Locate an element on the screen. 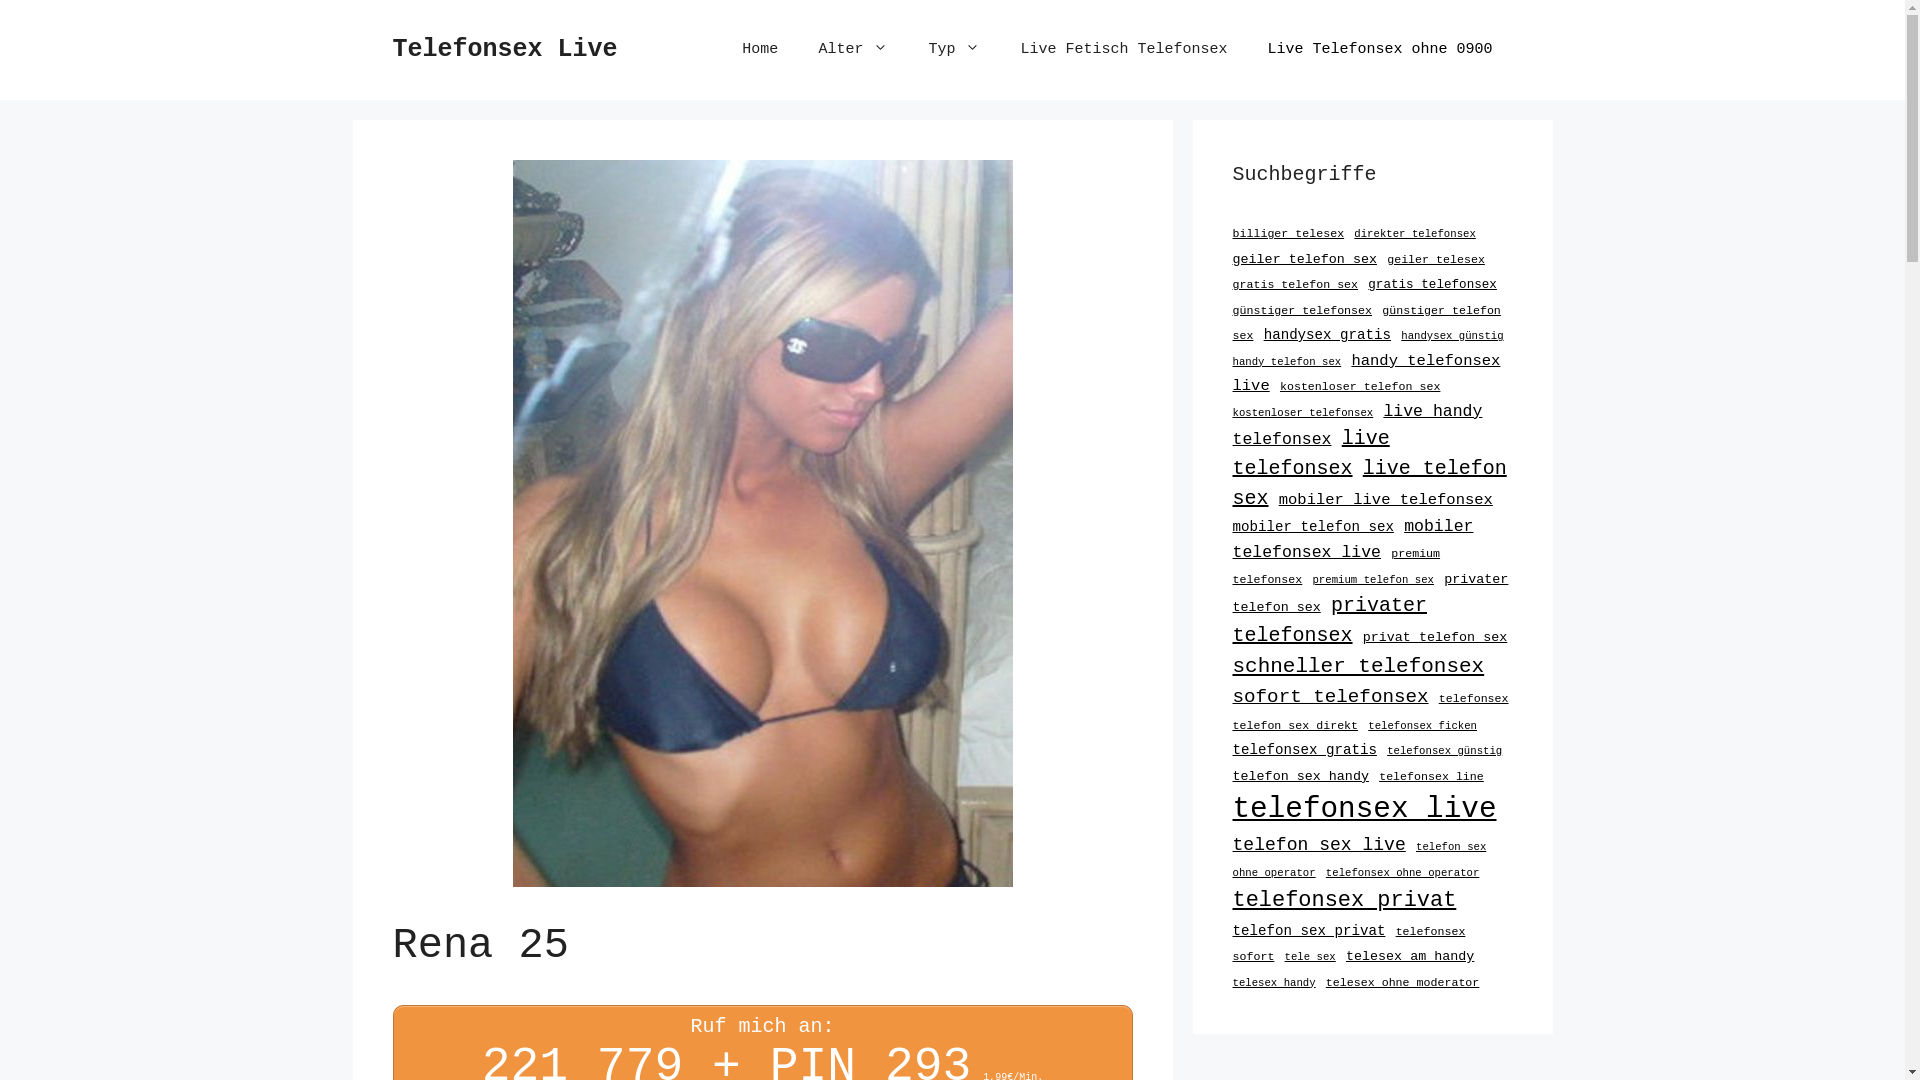 The height and width of the screenshot is (1080, 1920). 'gratis telefon sex' is located at coordinates (1231, 284).